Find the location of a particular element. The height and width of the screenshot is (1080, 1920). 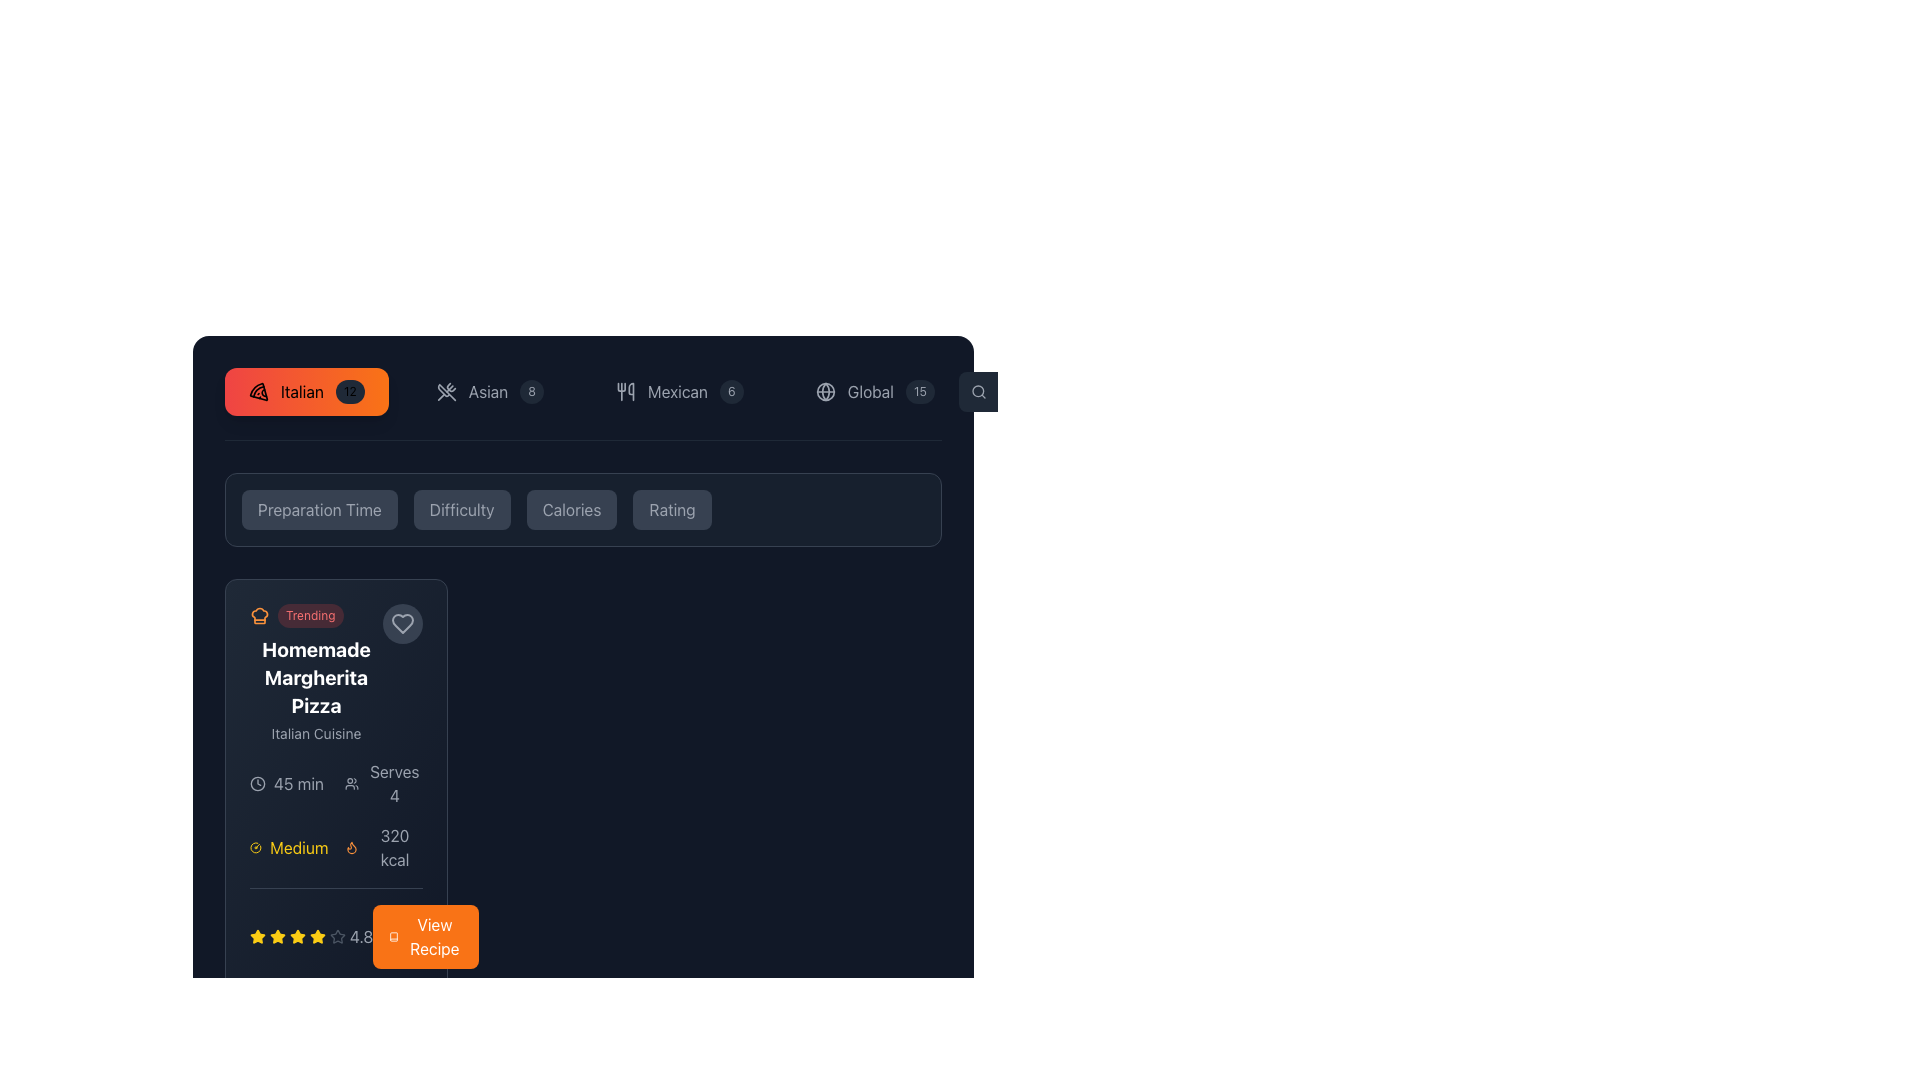

the 'Global' button, which is the fourth interactive button in the horizontal menu is located at coordinates (874, 392).